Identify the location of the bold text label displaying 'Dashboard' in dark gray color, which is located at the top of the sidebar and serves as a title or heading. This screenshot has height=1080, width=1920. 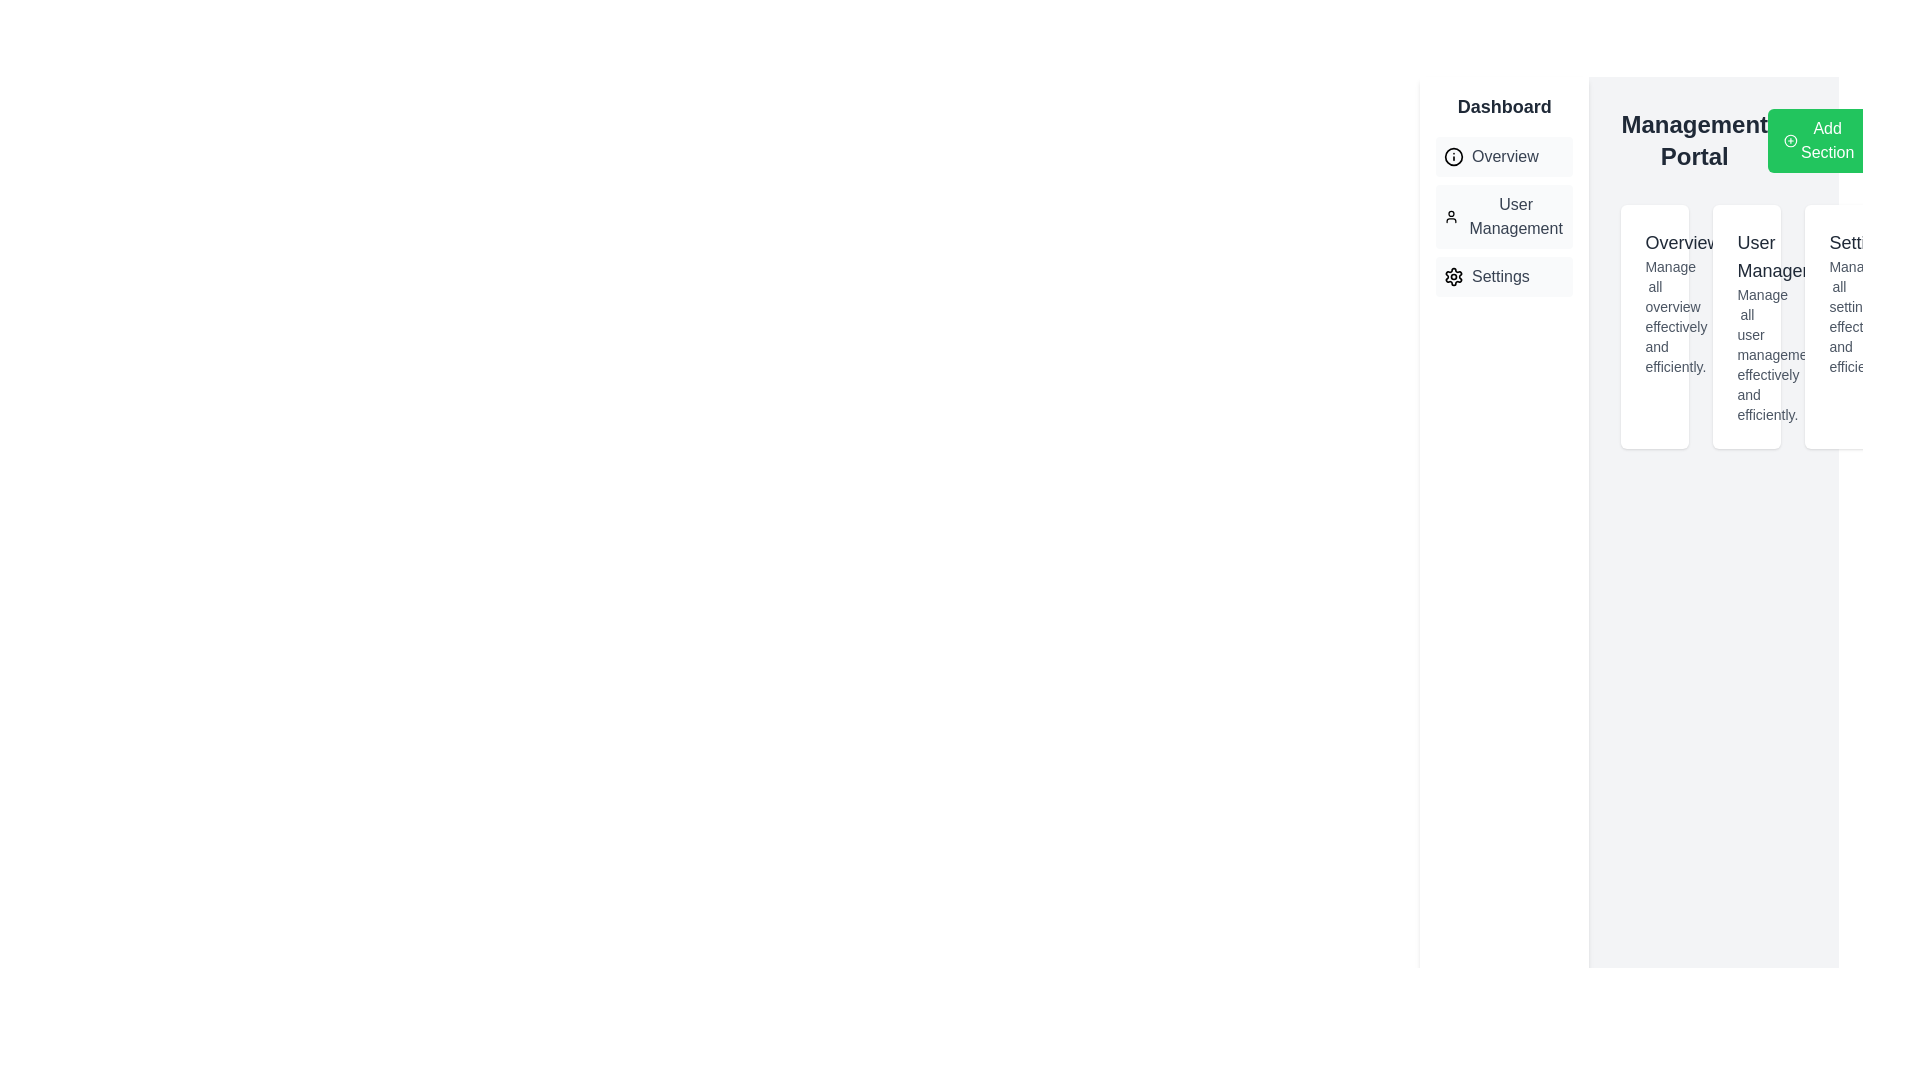
(1504, 107).